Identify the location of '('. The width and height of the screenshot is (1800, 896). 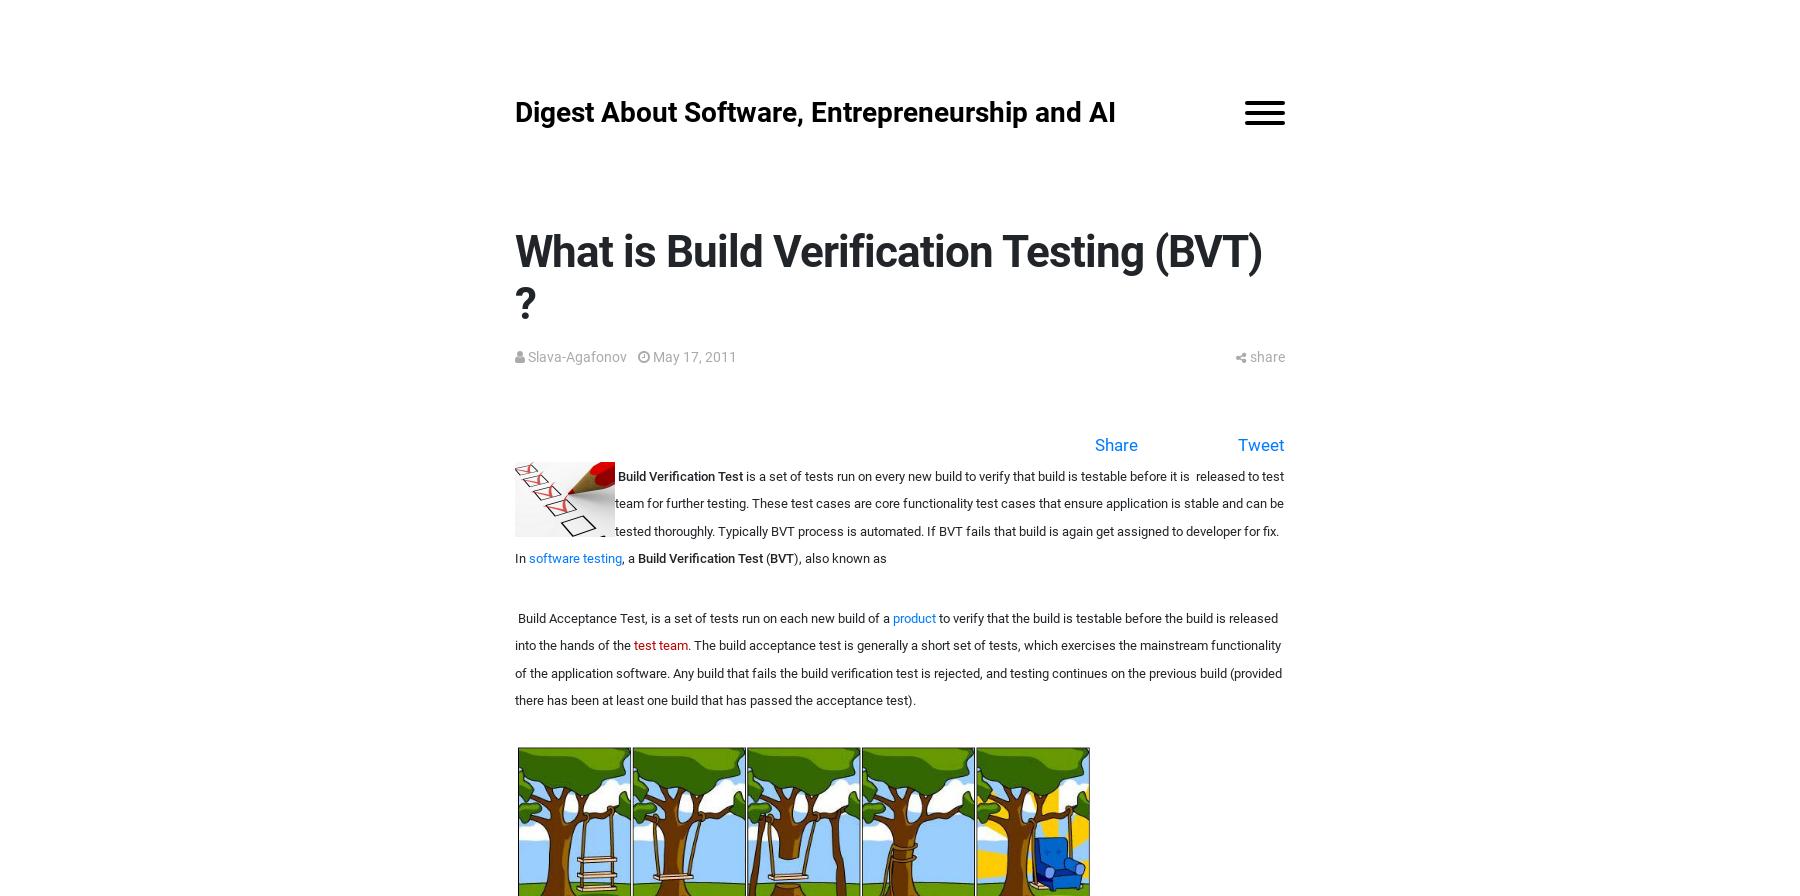
(765, 558).